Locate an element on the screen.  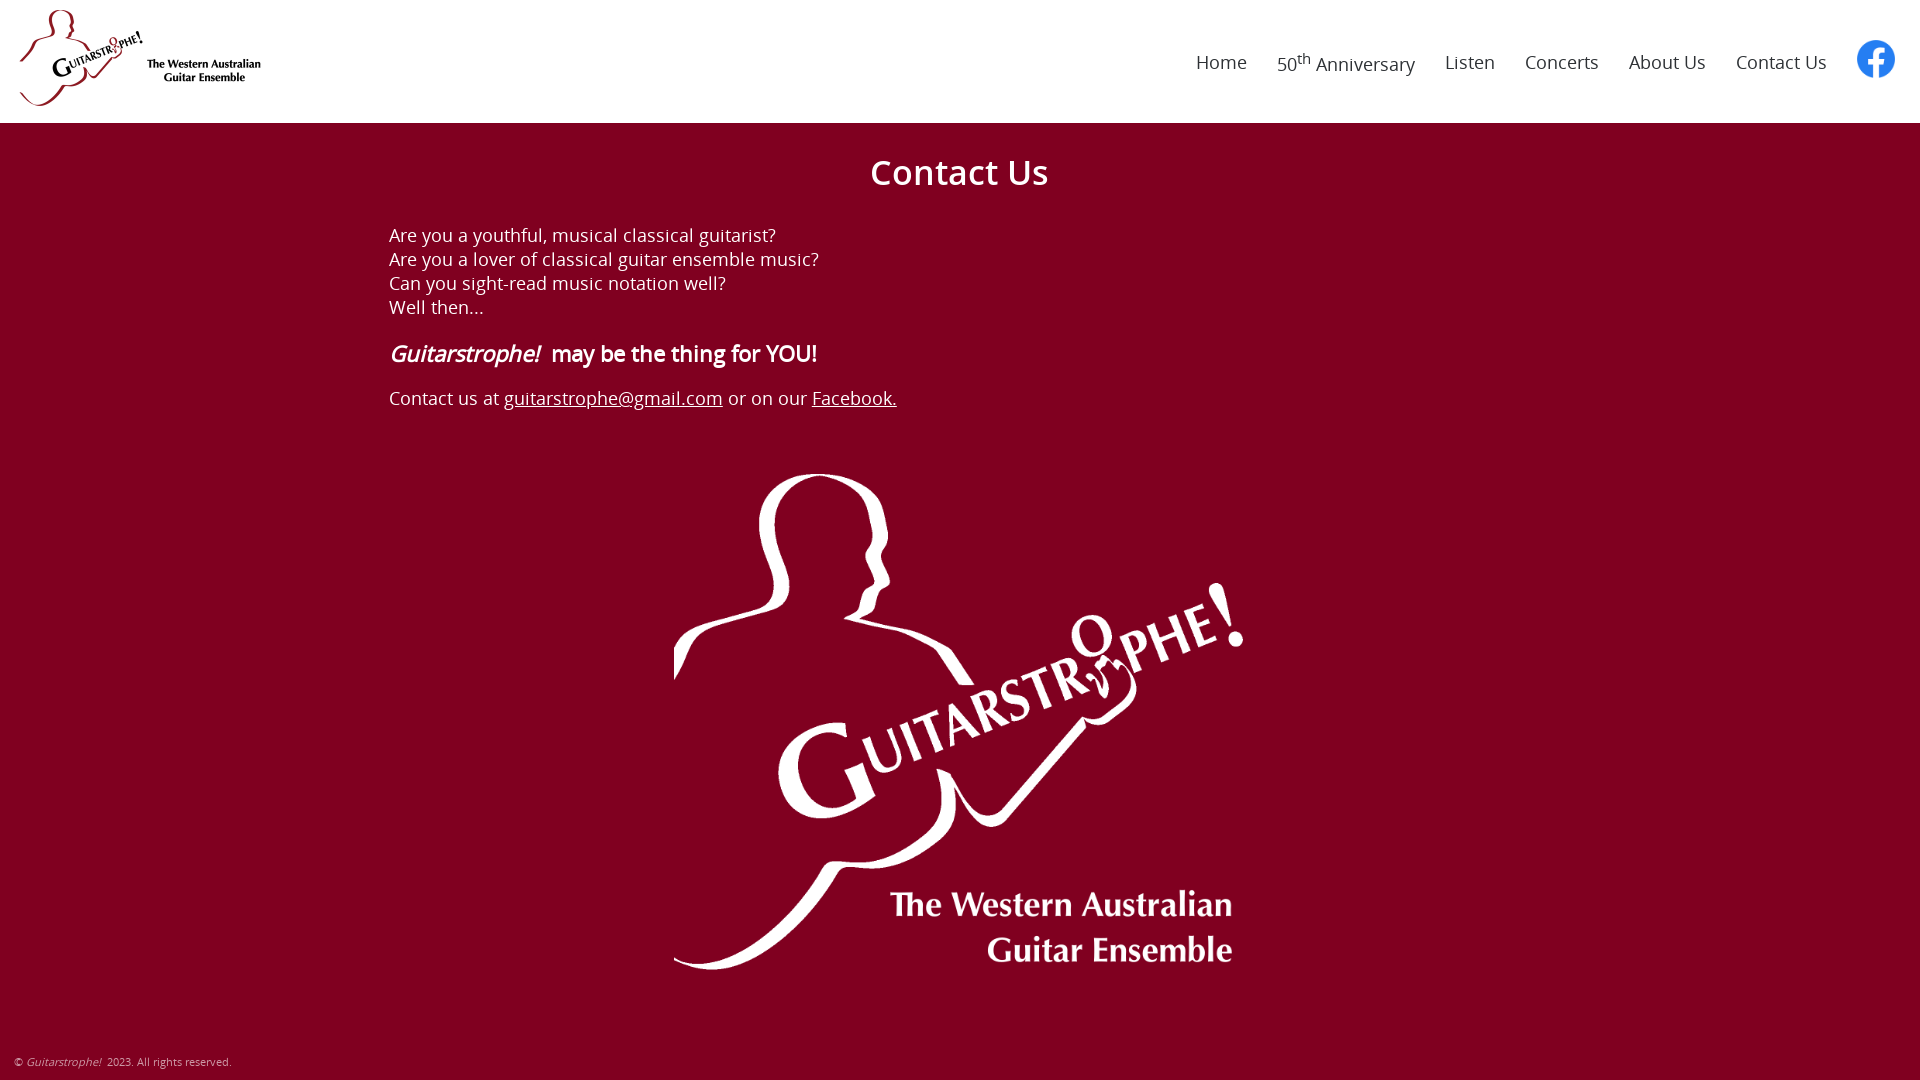
'About Us' is located at coordinates (1667, 60).